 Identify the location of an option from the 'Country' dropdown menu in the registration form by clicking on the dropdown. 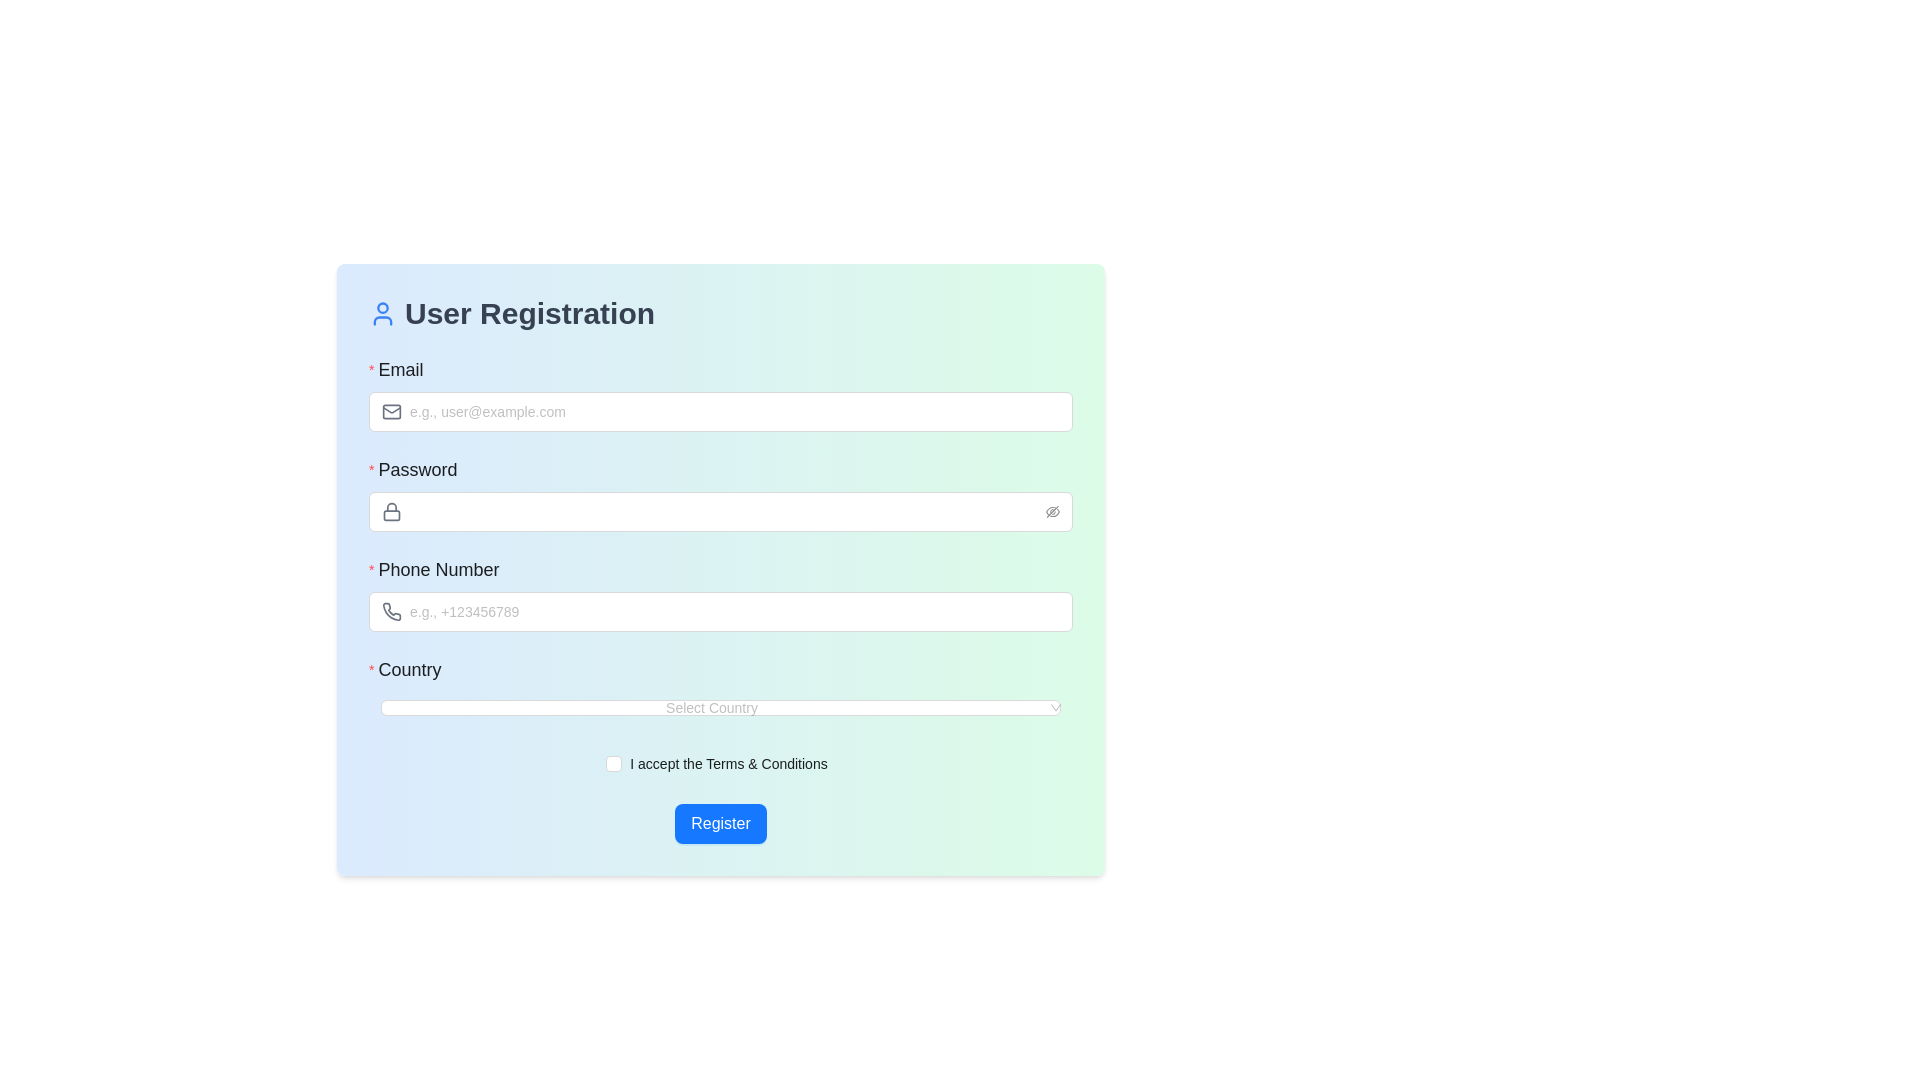
(720, 689).